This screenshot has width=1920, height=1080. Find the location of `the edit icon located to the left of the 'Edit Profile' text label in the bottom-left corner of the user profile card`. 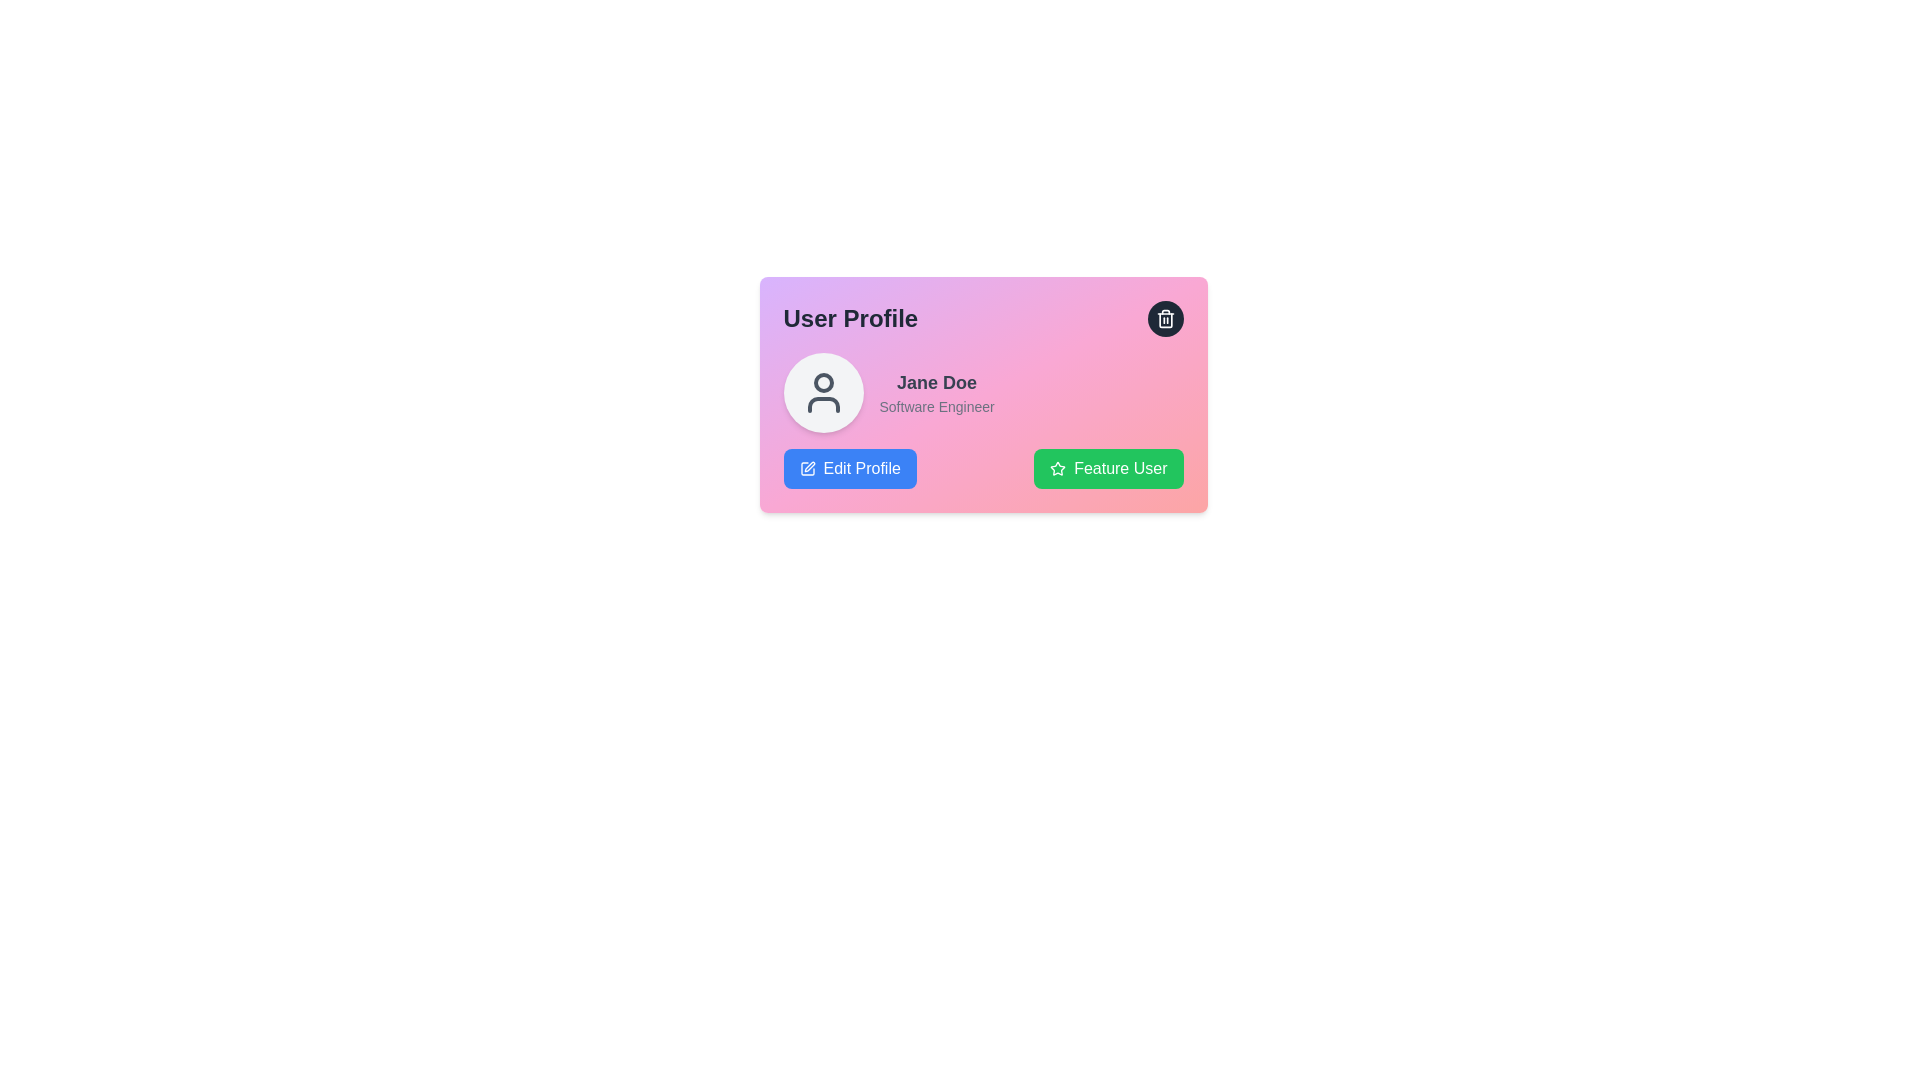

the edit icon located to the left of the 'Edit Profile' text label in the bottom-left corner of the user profile card is located at coordinates (807, 469).